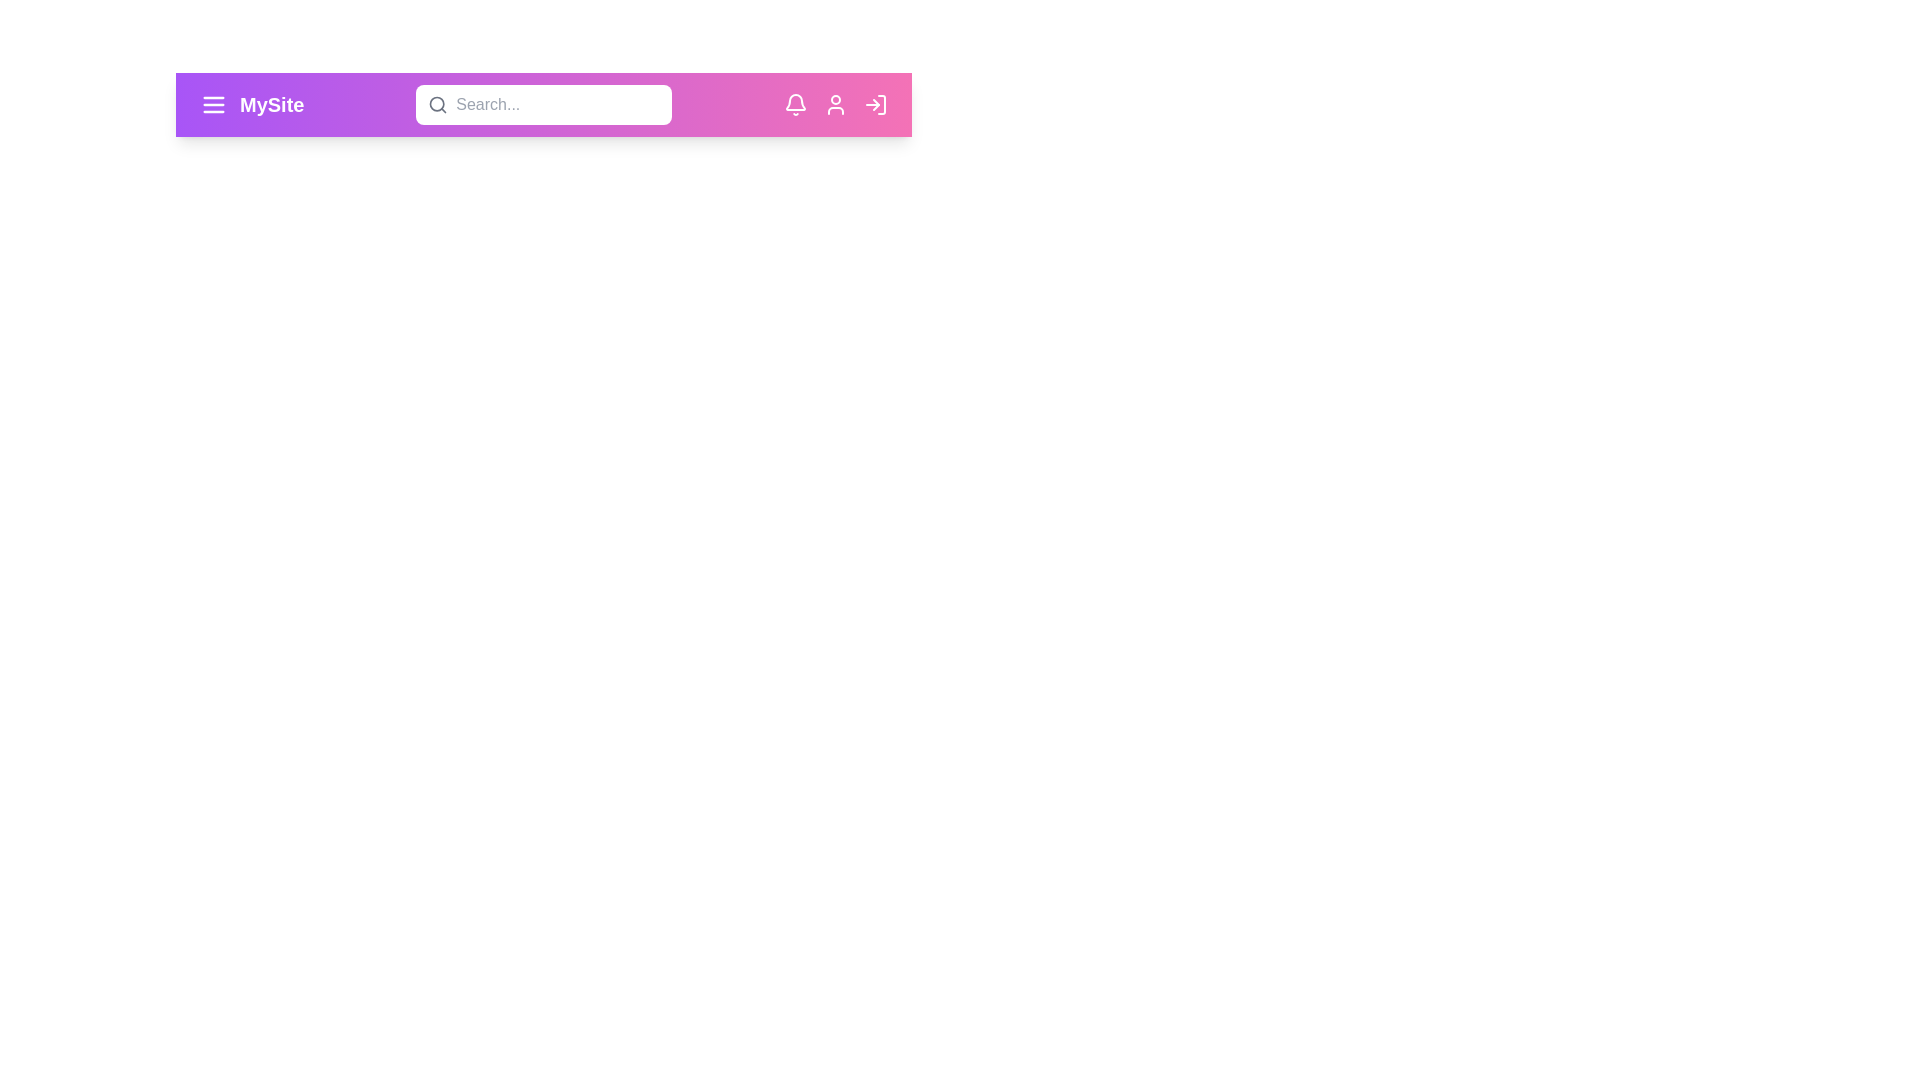 The image size is (1920, 1080). Describe the element at coordinates (214, 104) in the screenshot. I see `the menu icon to open the menu` at that location.